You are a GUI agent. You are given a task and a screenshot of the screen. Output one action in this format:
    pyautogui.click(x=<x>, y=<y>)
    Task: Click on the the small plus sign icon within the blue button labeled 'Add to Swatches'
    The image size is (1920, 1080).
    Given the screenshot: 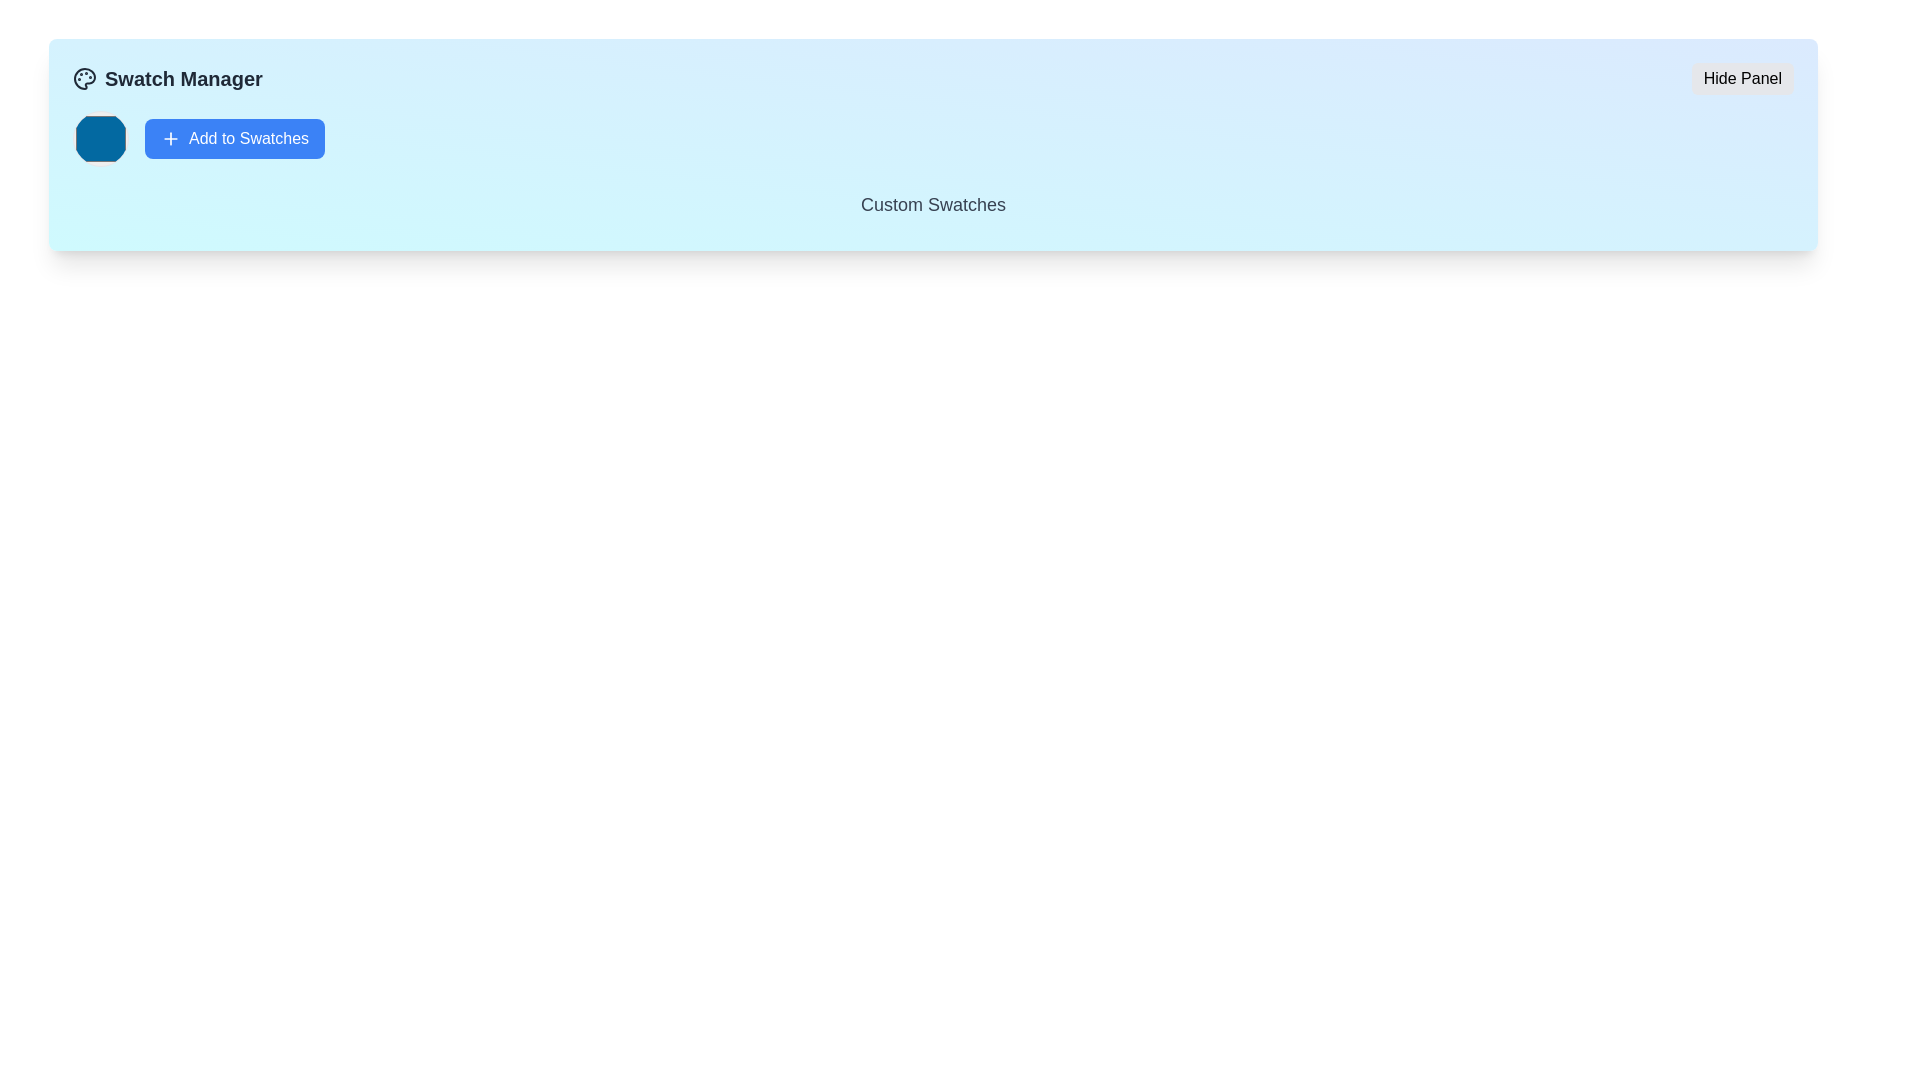 What is the action you would take?
    pyautogui.click(x=171, y=137)
    